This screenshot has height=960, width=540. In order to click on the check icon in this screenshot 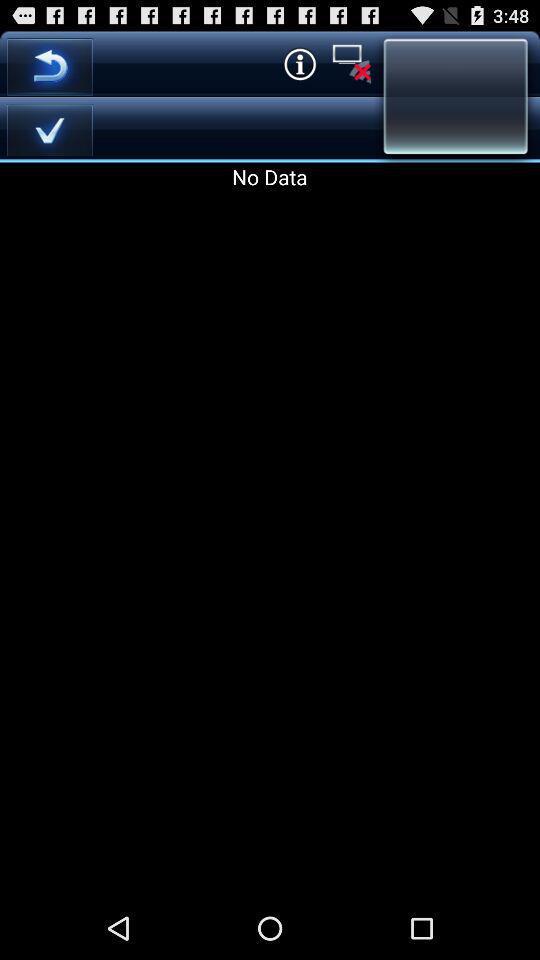, I will do `click(50, 138)`.